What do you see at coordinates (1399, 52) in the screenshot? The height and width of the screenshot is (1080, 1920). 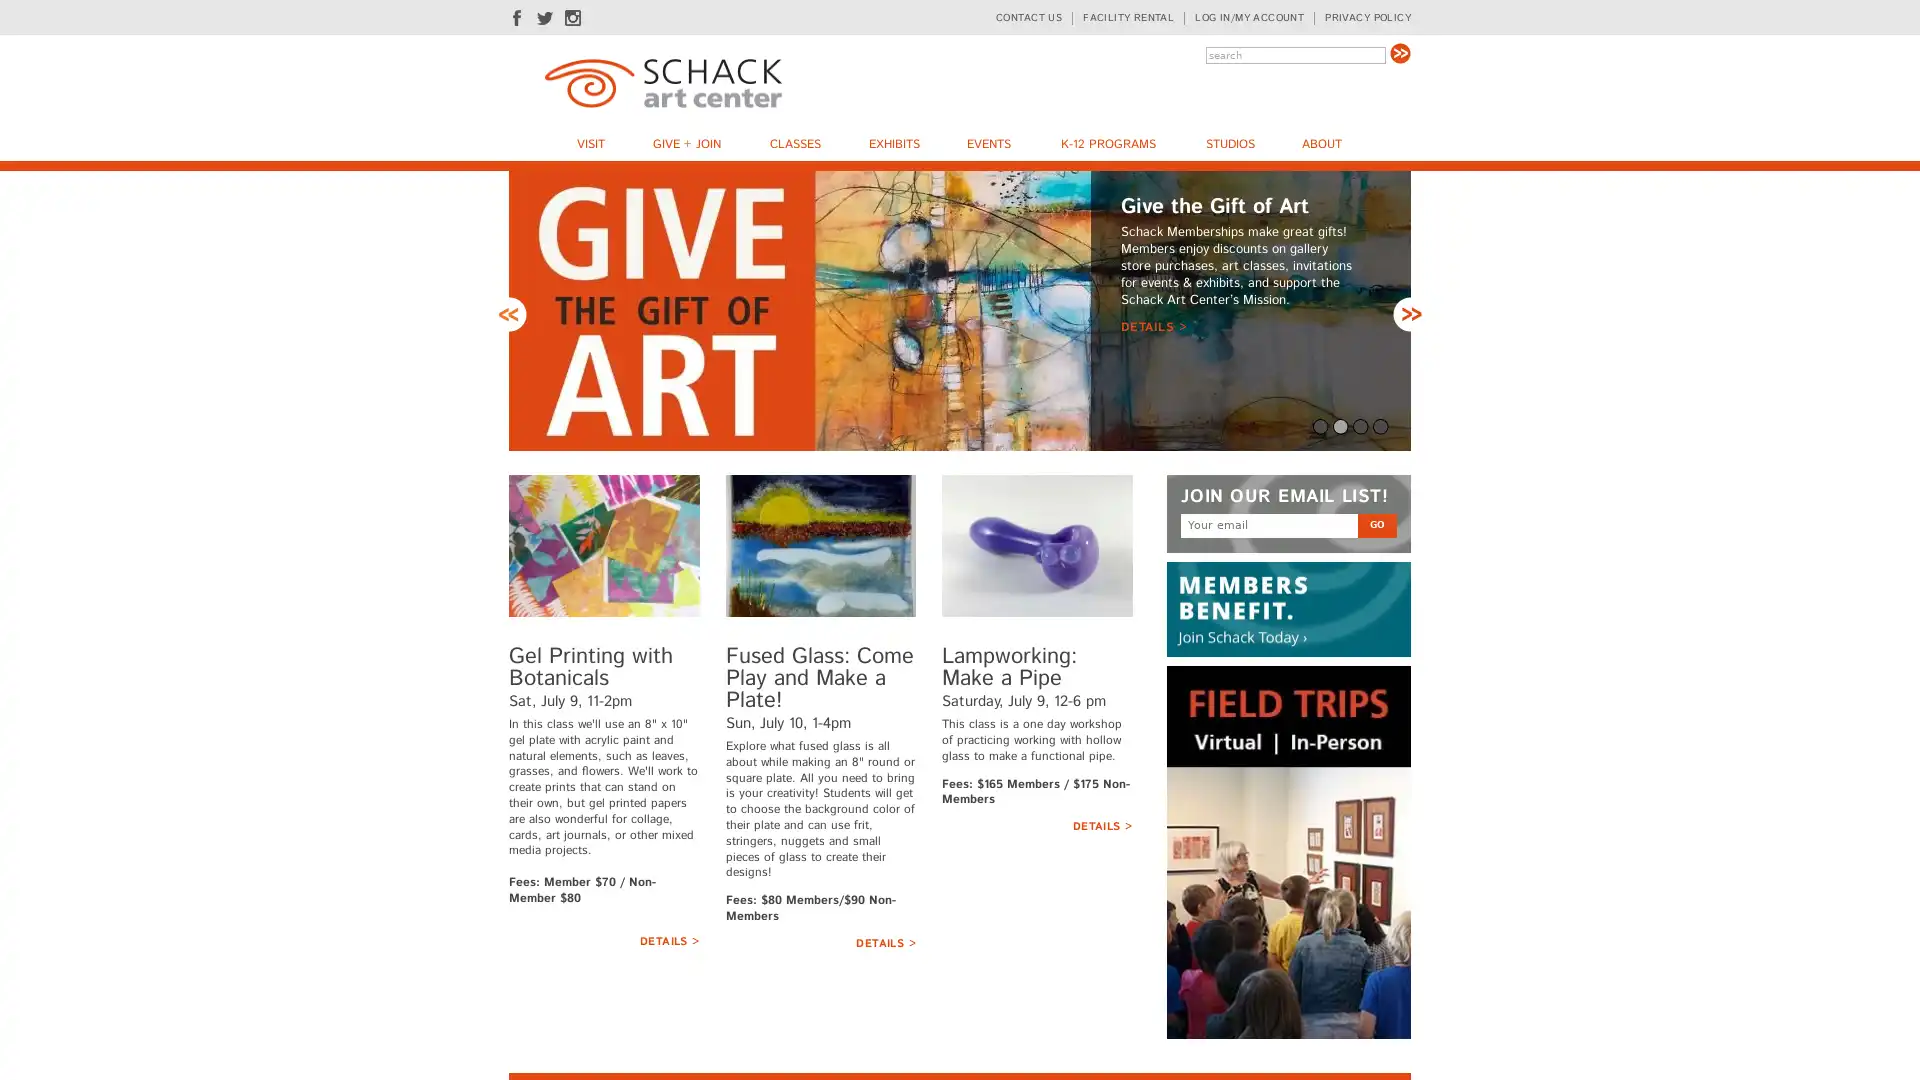 I see `Go` at bounding box center [1399, 52].